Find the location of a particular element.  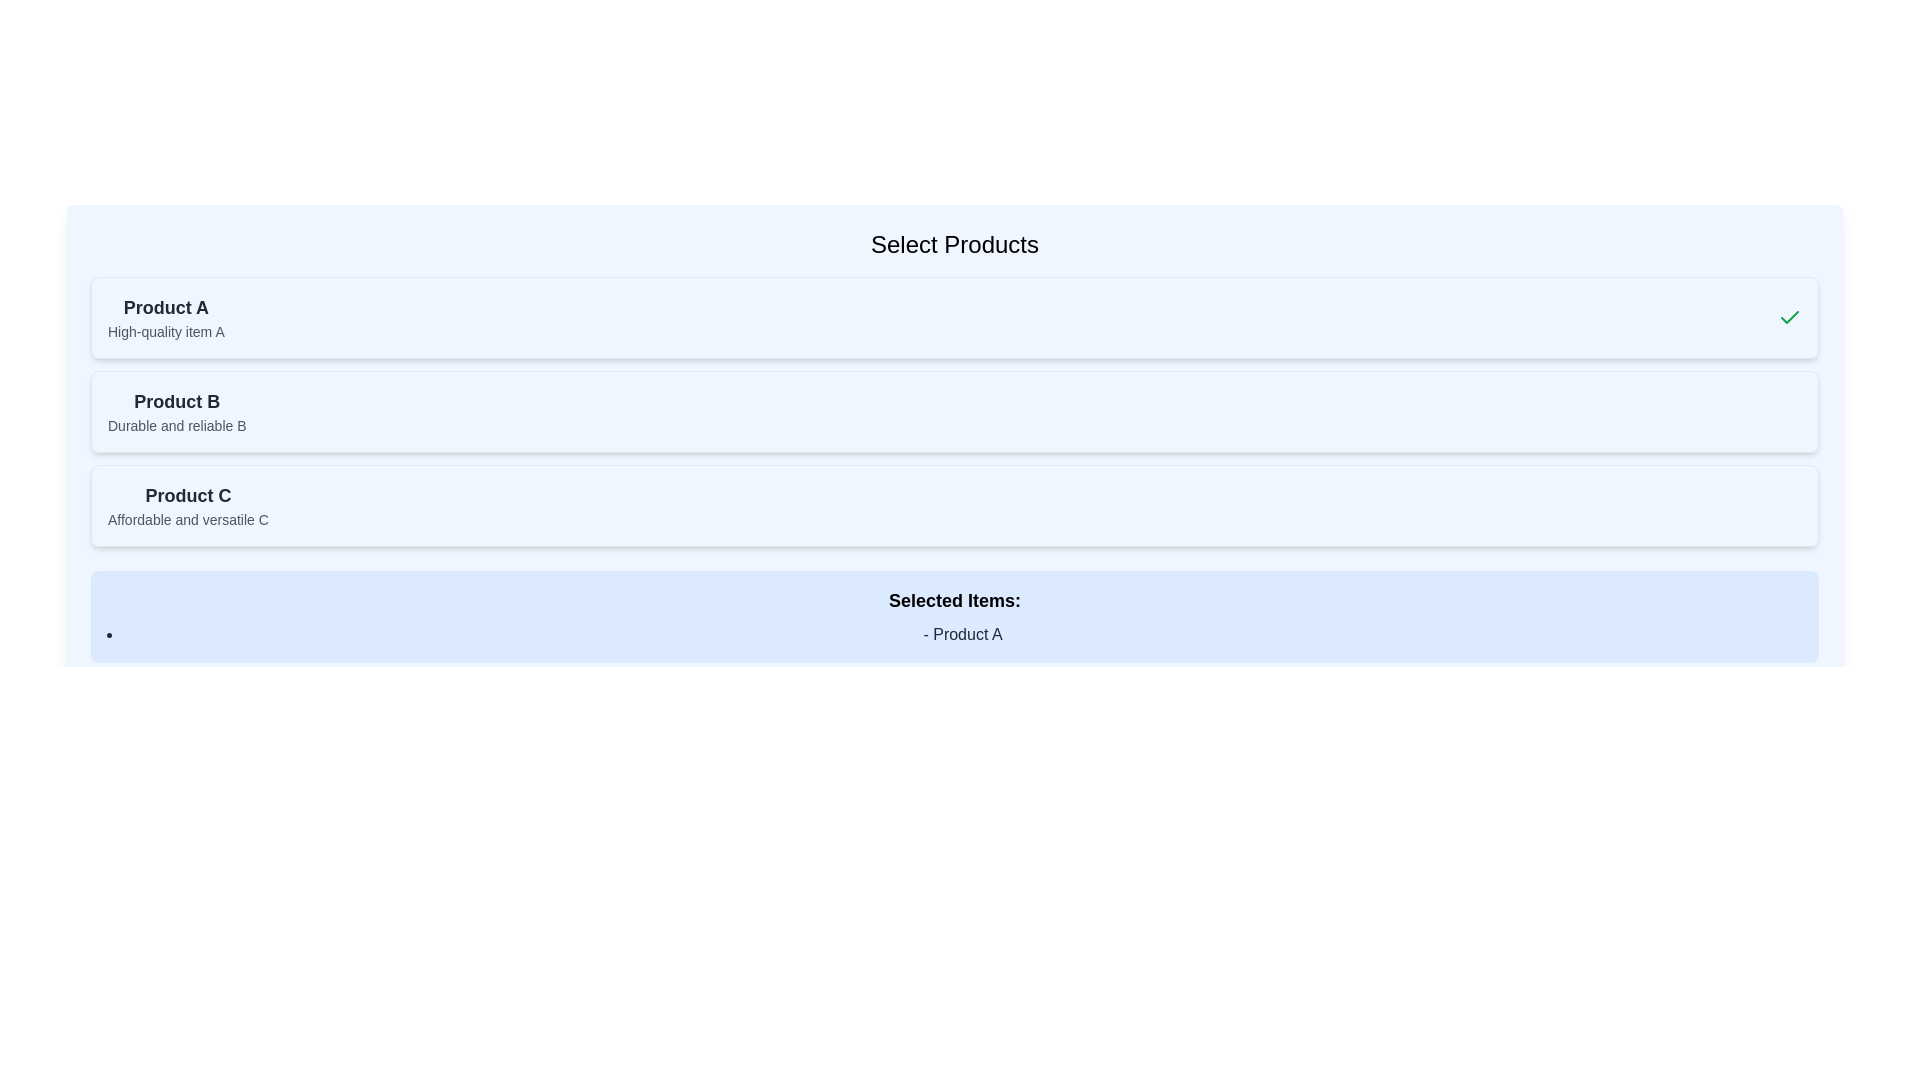

the product card that contains a title and description, located second in a vertical list is located at coordinates (954, 411).